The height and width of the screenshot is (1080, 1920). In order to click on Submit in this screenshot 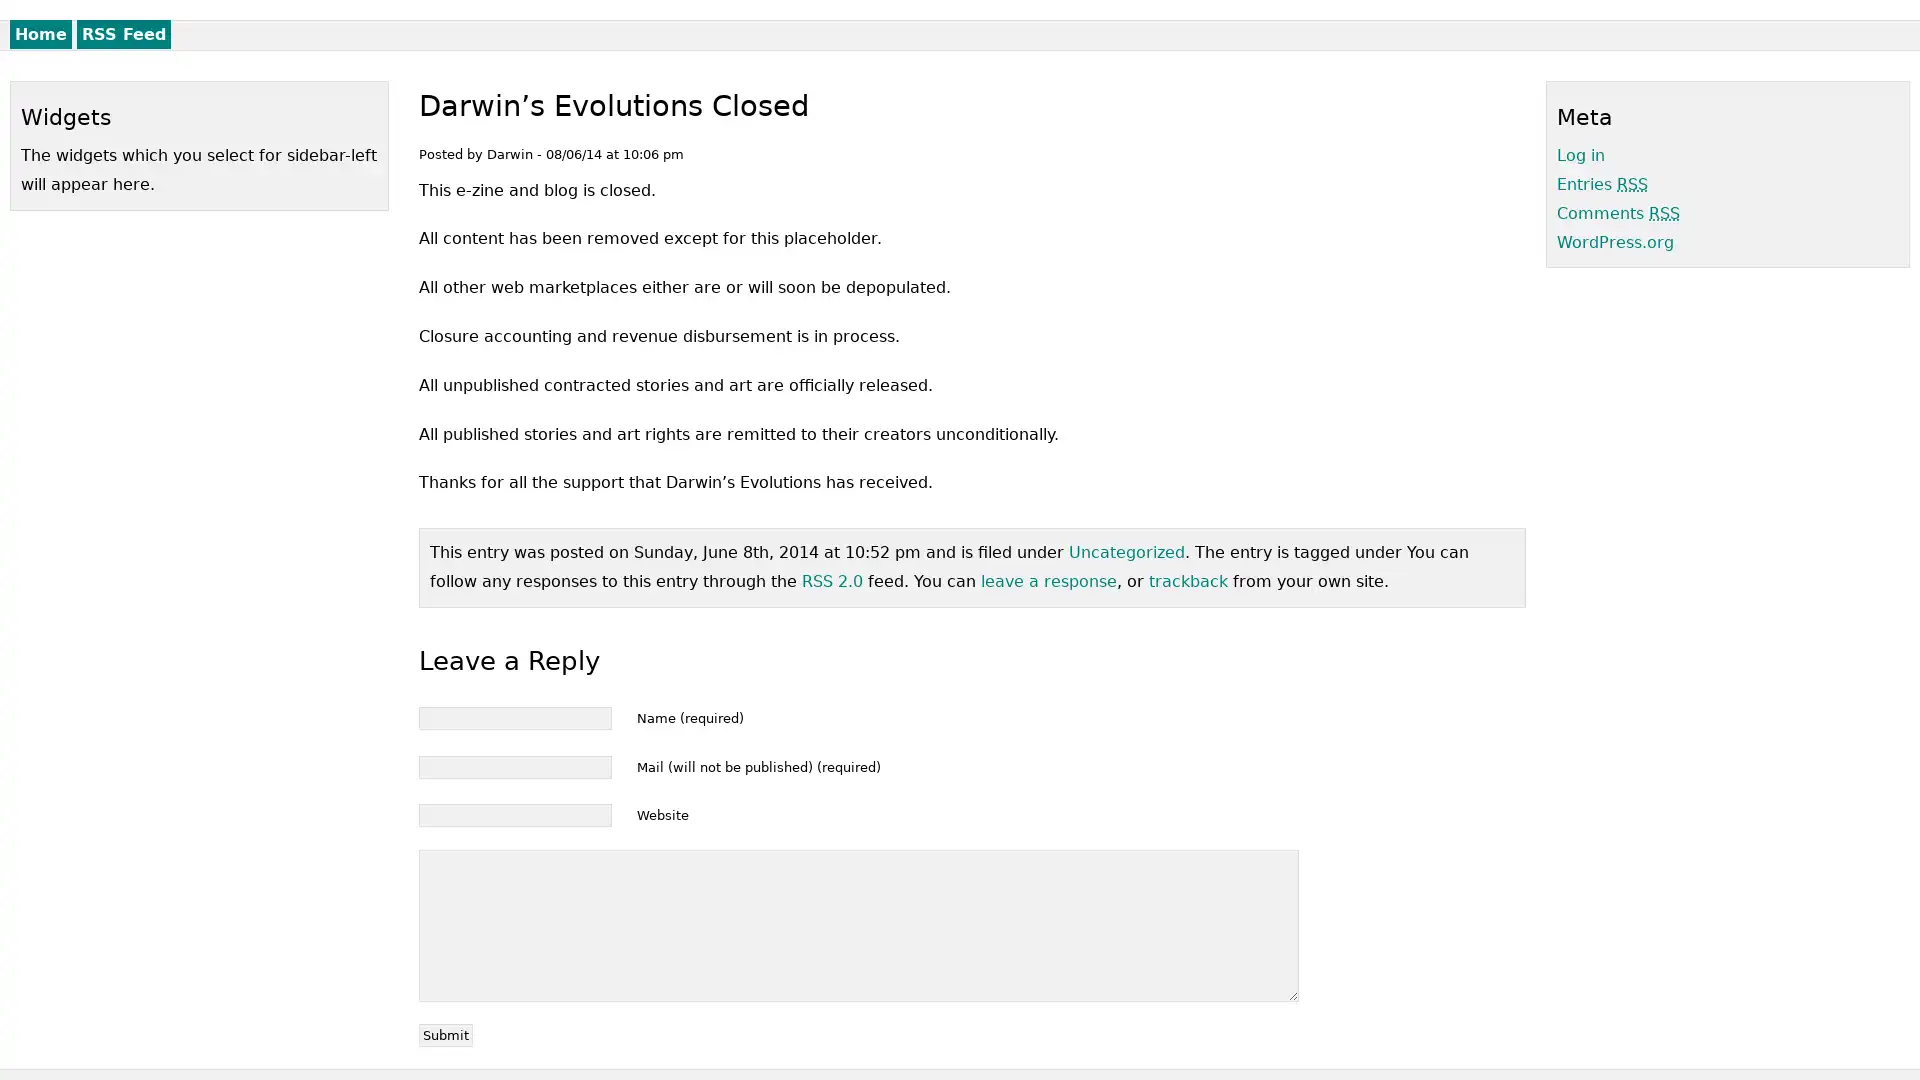, I will do `click(445, 1035)`.